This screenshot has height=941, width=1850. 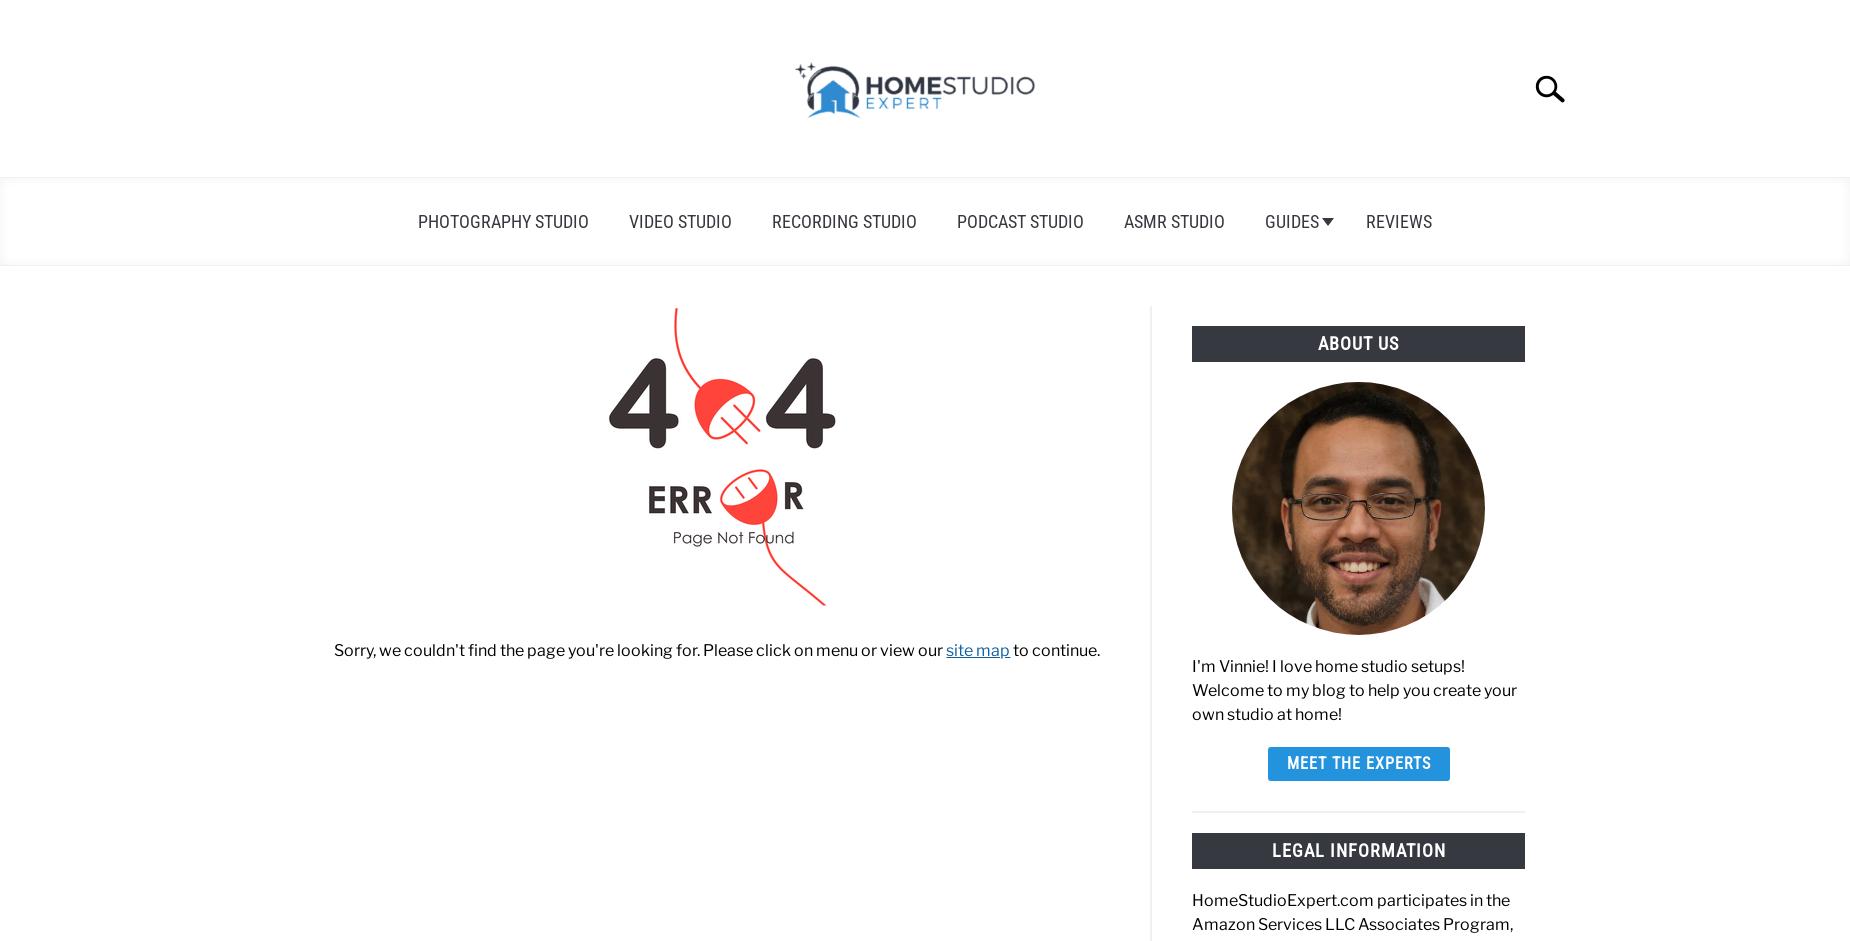 What do you see at coordinates (1173, 220) in the screenshot?
I see `'ASMR Studio'` at bounding box center [1173, 220].